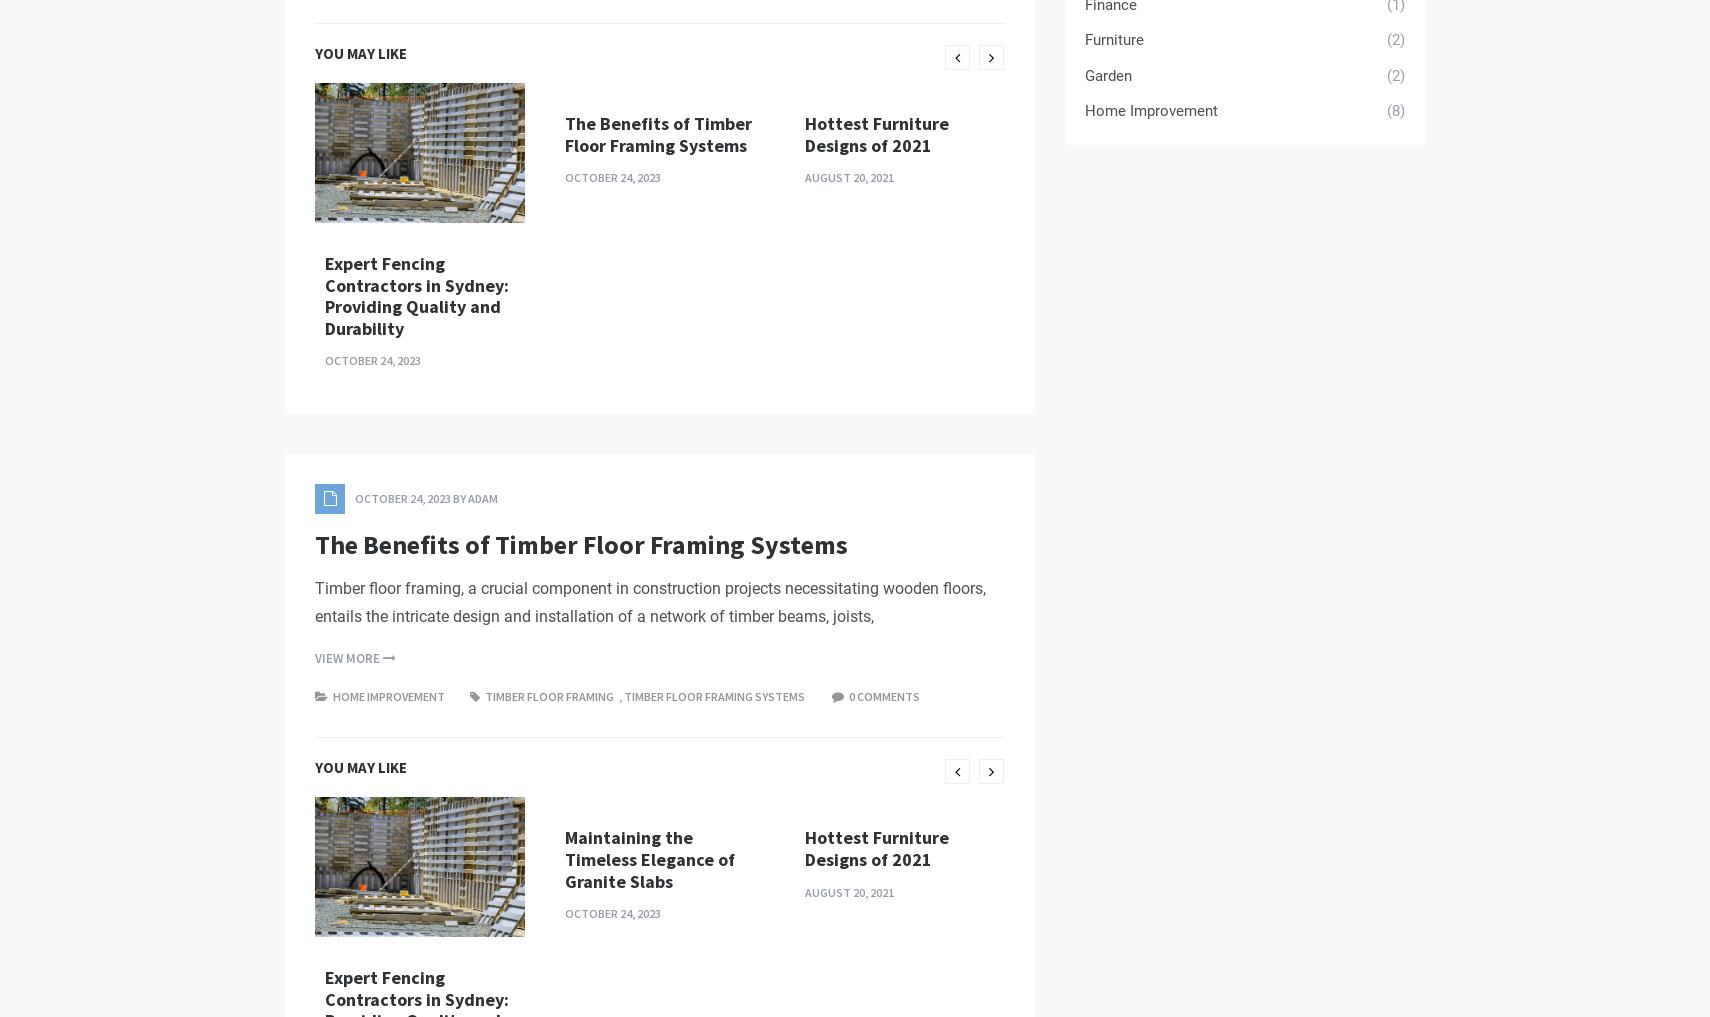  What do you see at coordinates (313, 392) in the screenshot?
I see `'You May Like'` at bounding box center [313, 392].